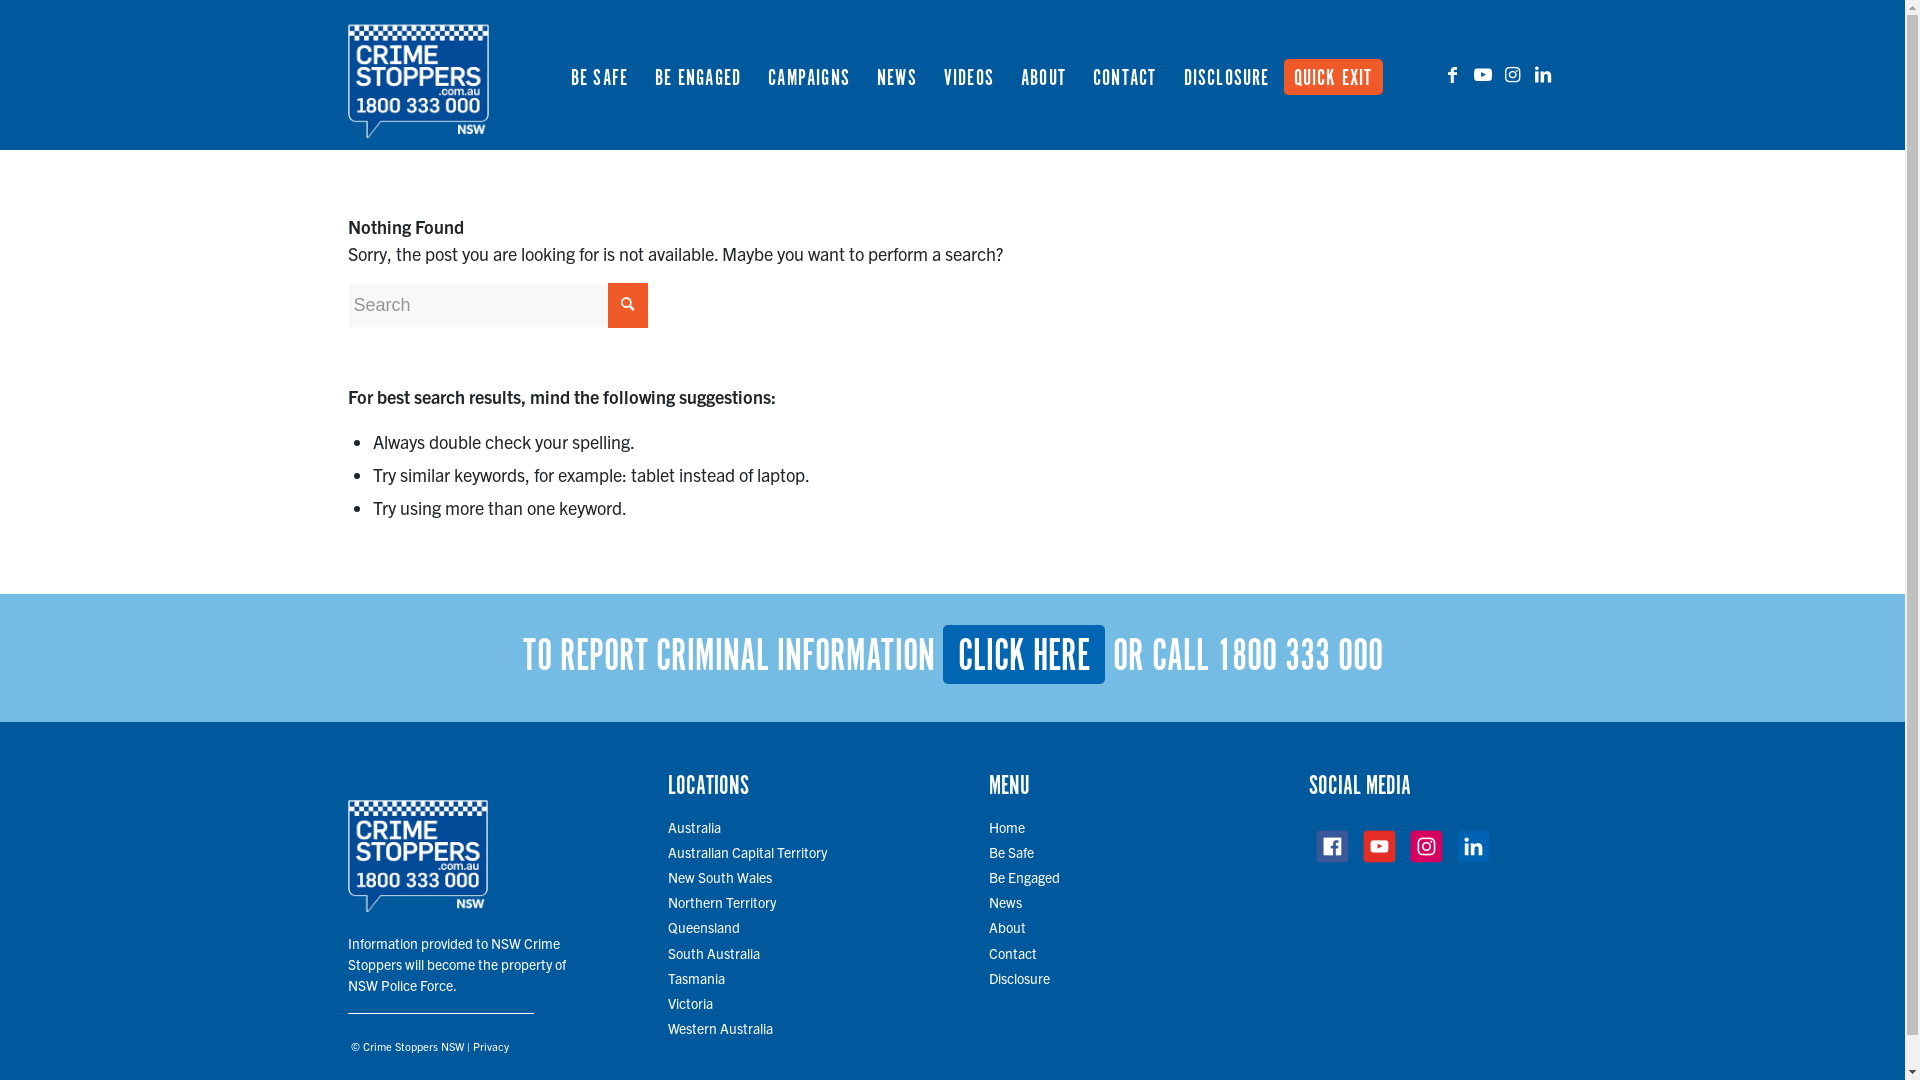 The width and height of the screenshot is (1920, 1080). Describe the element at coordinates (720, 875) in the screenshot. I see `'New South Wales'` at that location.